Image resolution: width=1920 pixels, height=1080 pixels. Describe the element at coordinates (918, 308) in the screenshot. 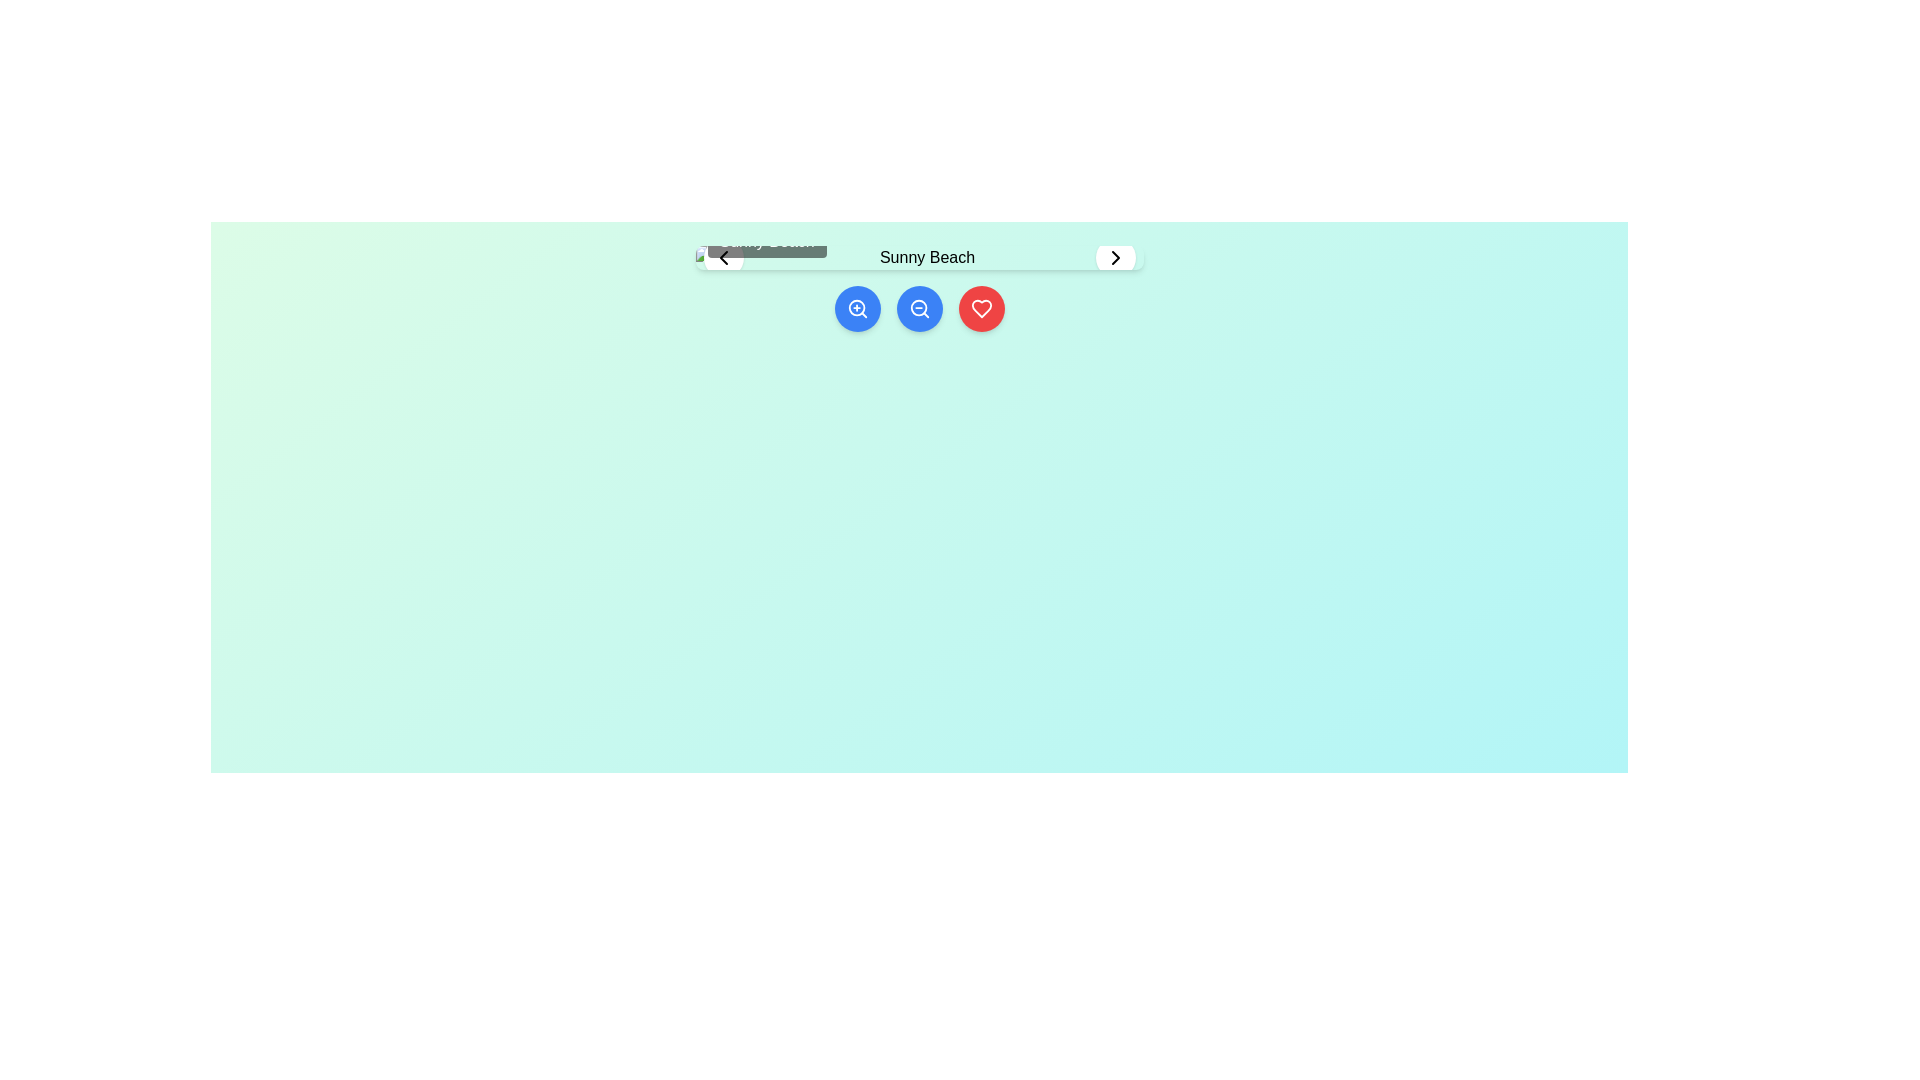

I see `the blue circular button with a magnifying glass icon located beneath the title 'Sunny Beach'` at that location.